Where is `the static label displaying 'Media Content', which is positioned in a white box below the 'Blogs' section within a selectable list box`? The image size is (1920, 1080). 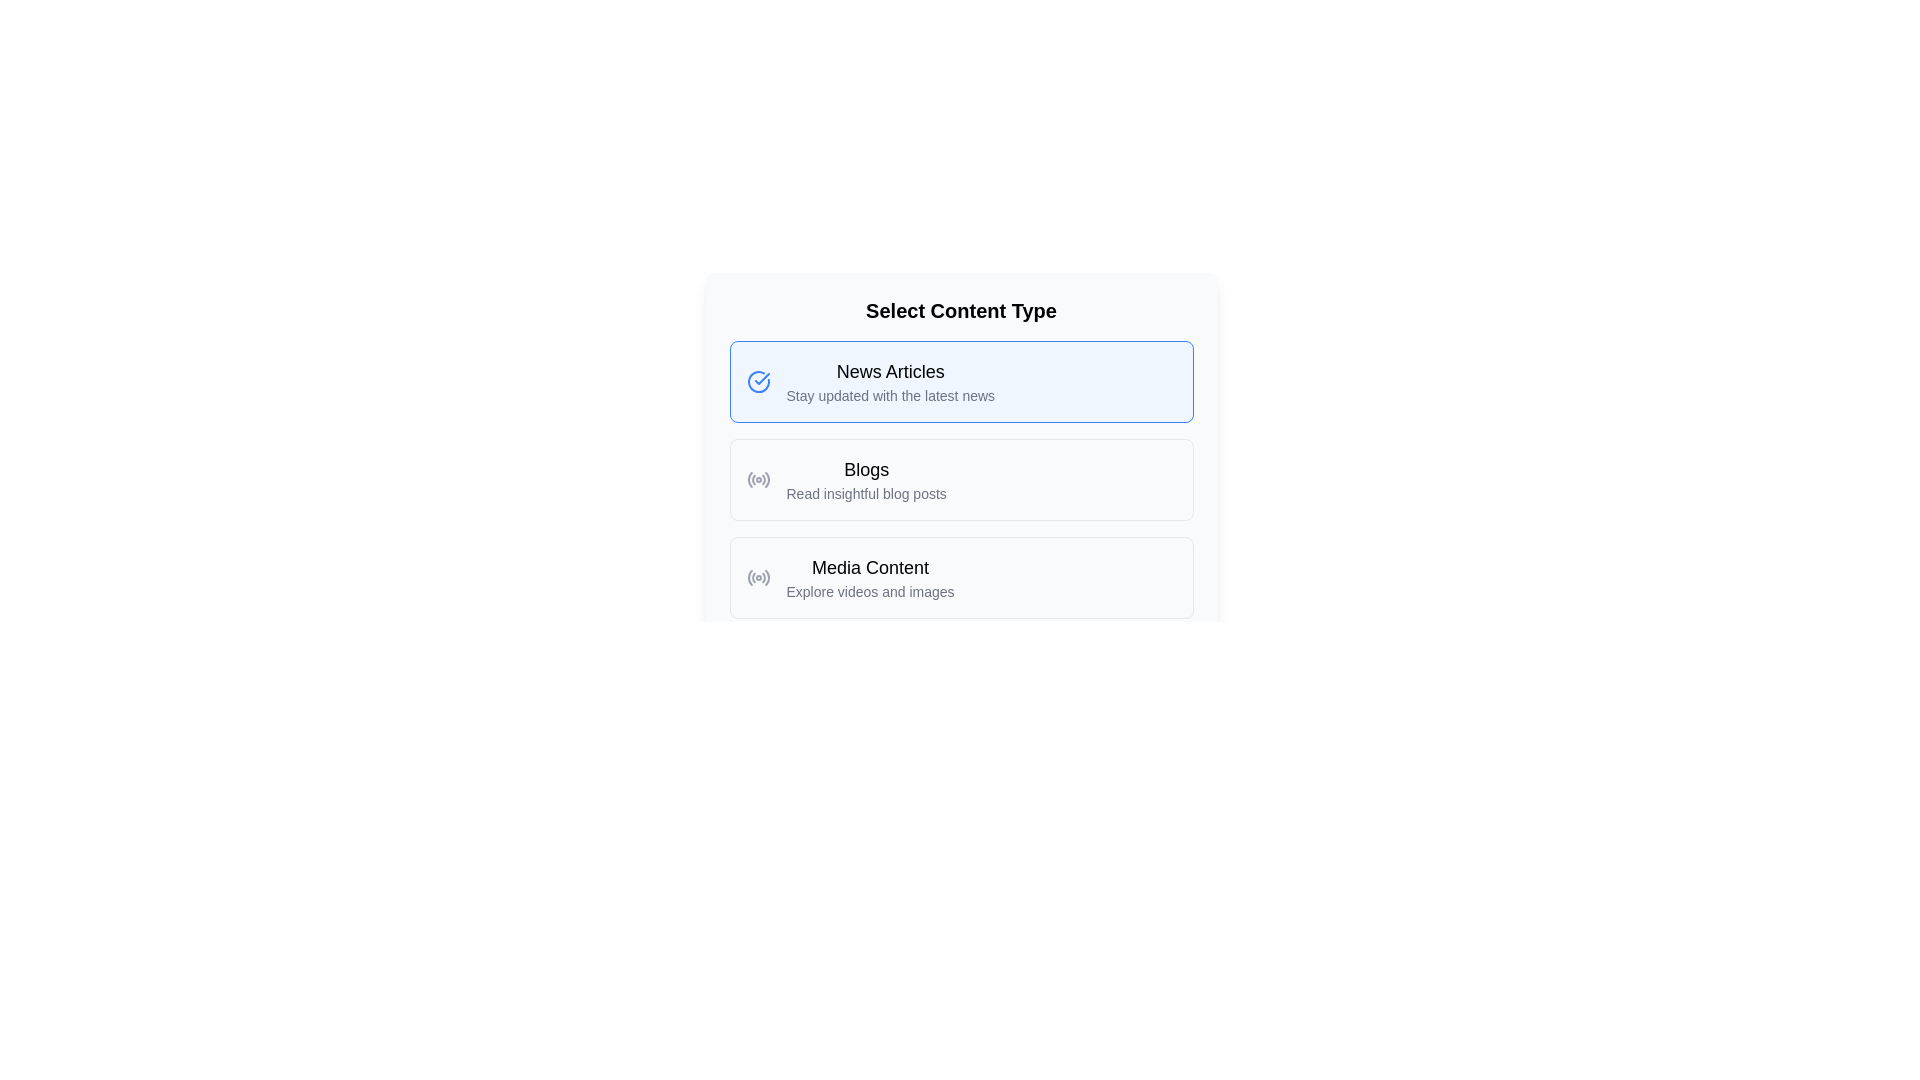 the static label displaying 'Media Content', which is positioned in a white box below the 'Blogs' section within a selectable list box is located at coordinates (870, 567).